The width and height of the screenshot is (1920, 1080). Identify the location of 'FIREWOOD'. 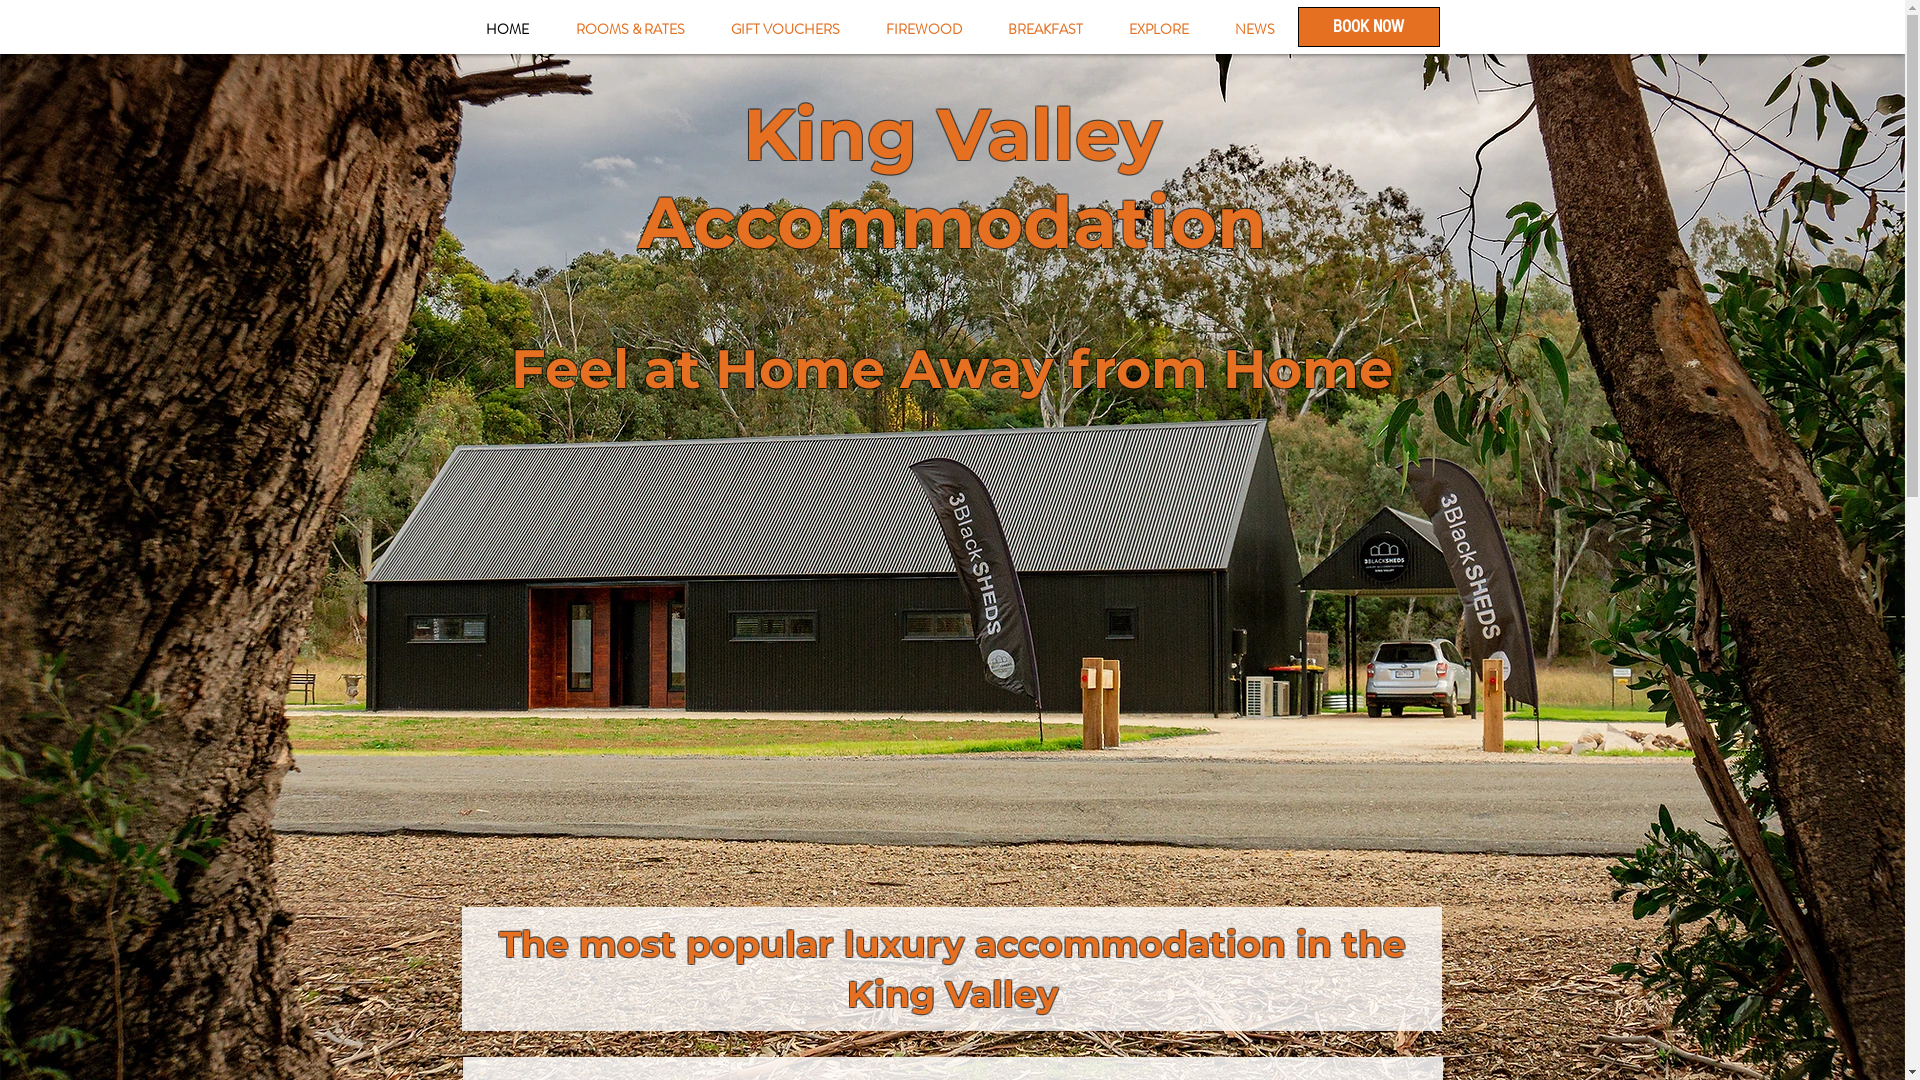
(921, 29).